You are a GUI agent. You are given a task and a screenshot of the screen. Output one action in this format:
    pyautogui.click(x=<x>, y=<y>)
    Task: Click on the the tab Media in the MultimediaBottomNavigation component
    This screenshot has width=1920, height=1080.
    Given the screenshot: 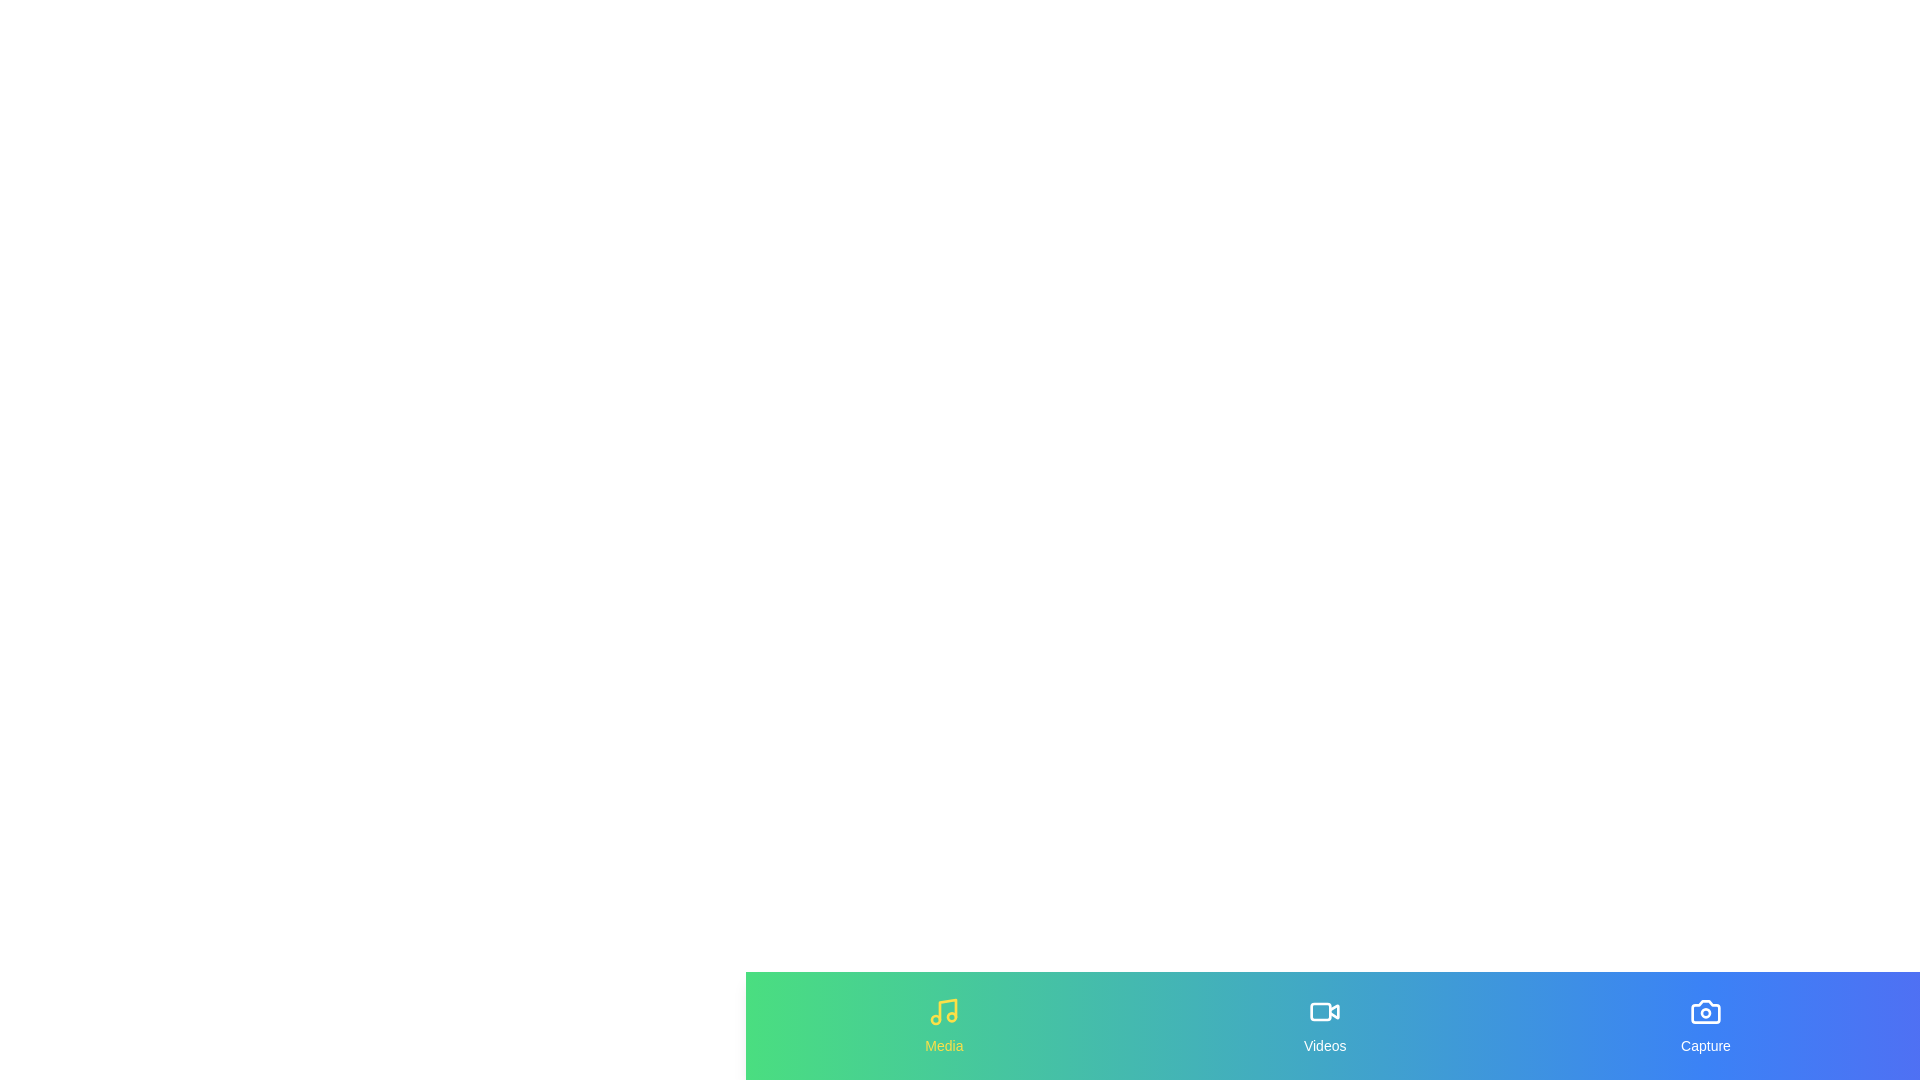 What is the action you would take?
    pyautogui.click(x=943, y=1026)
    